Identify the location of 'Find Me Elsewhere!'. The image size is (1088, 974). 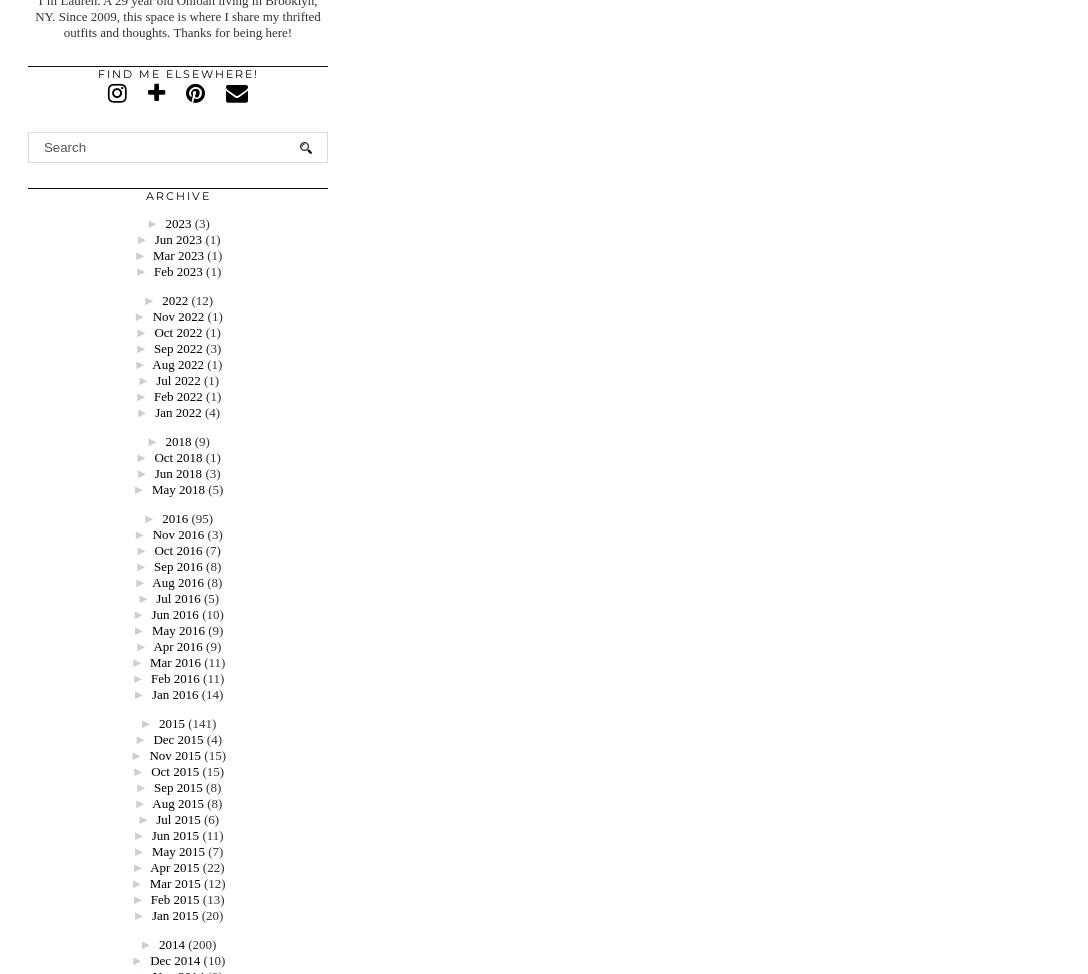
(176, 74).